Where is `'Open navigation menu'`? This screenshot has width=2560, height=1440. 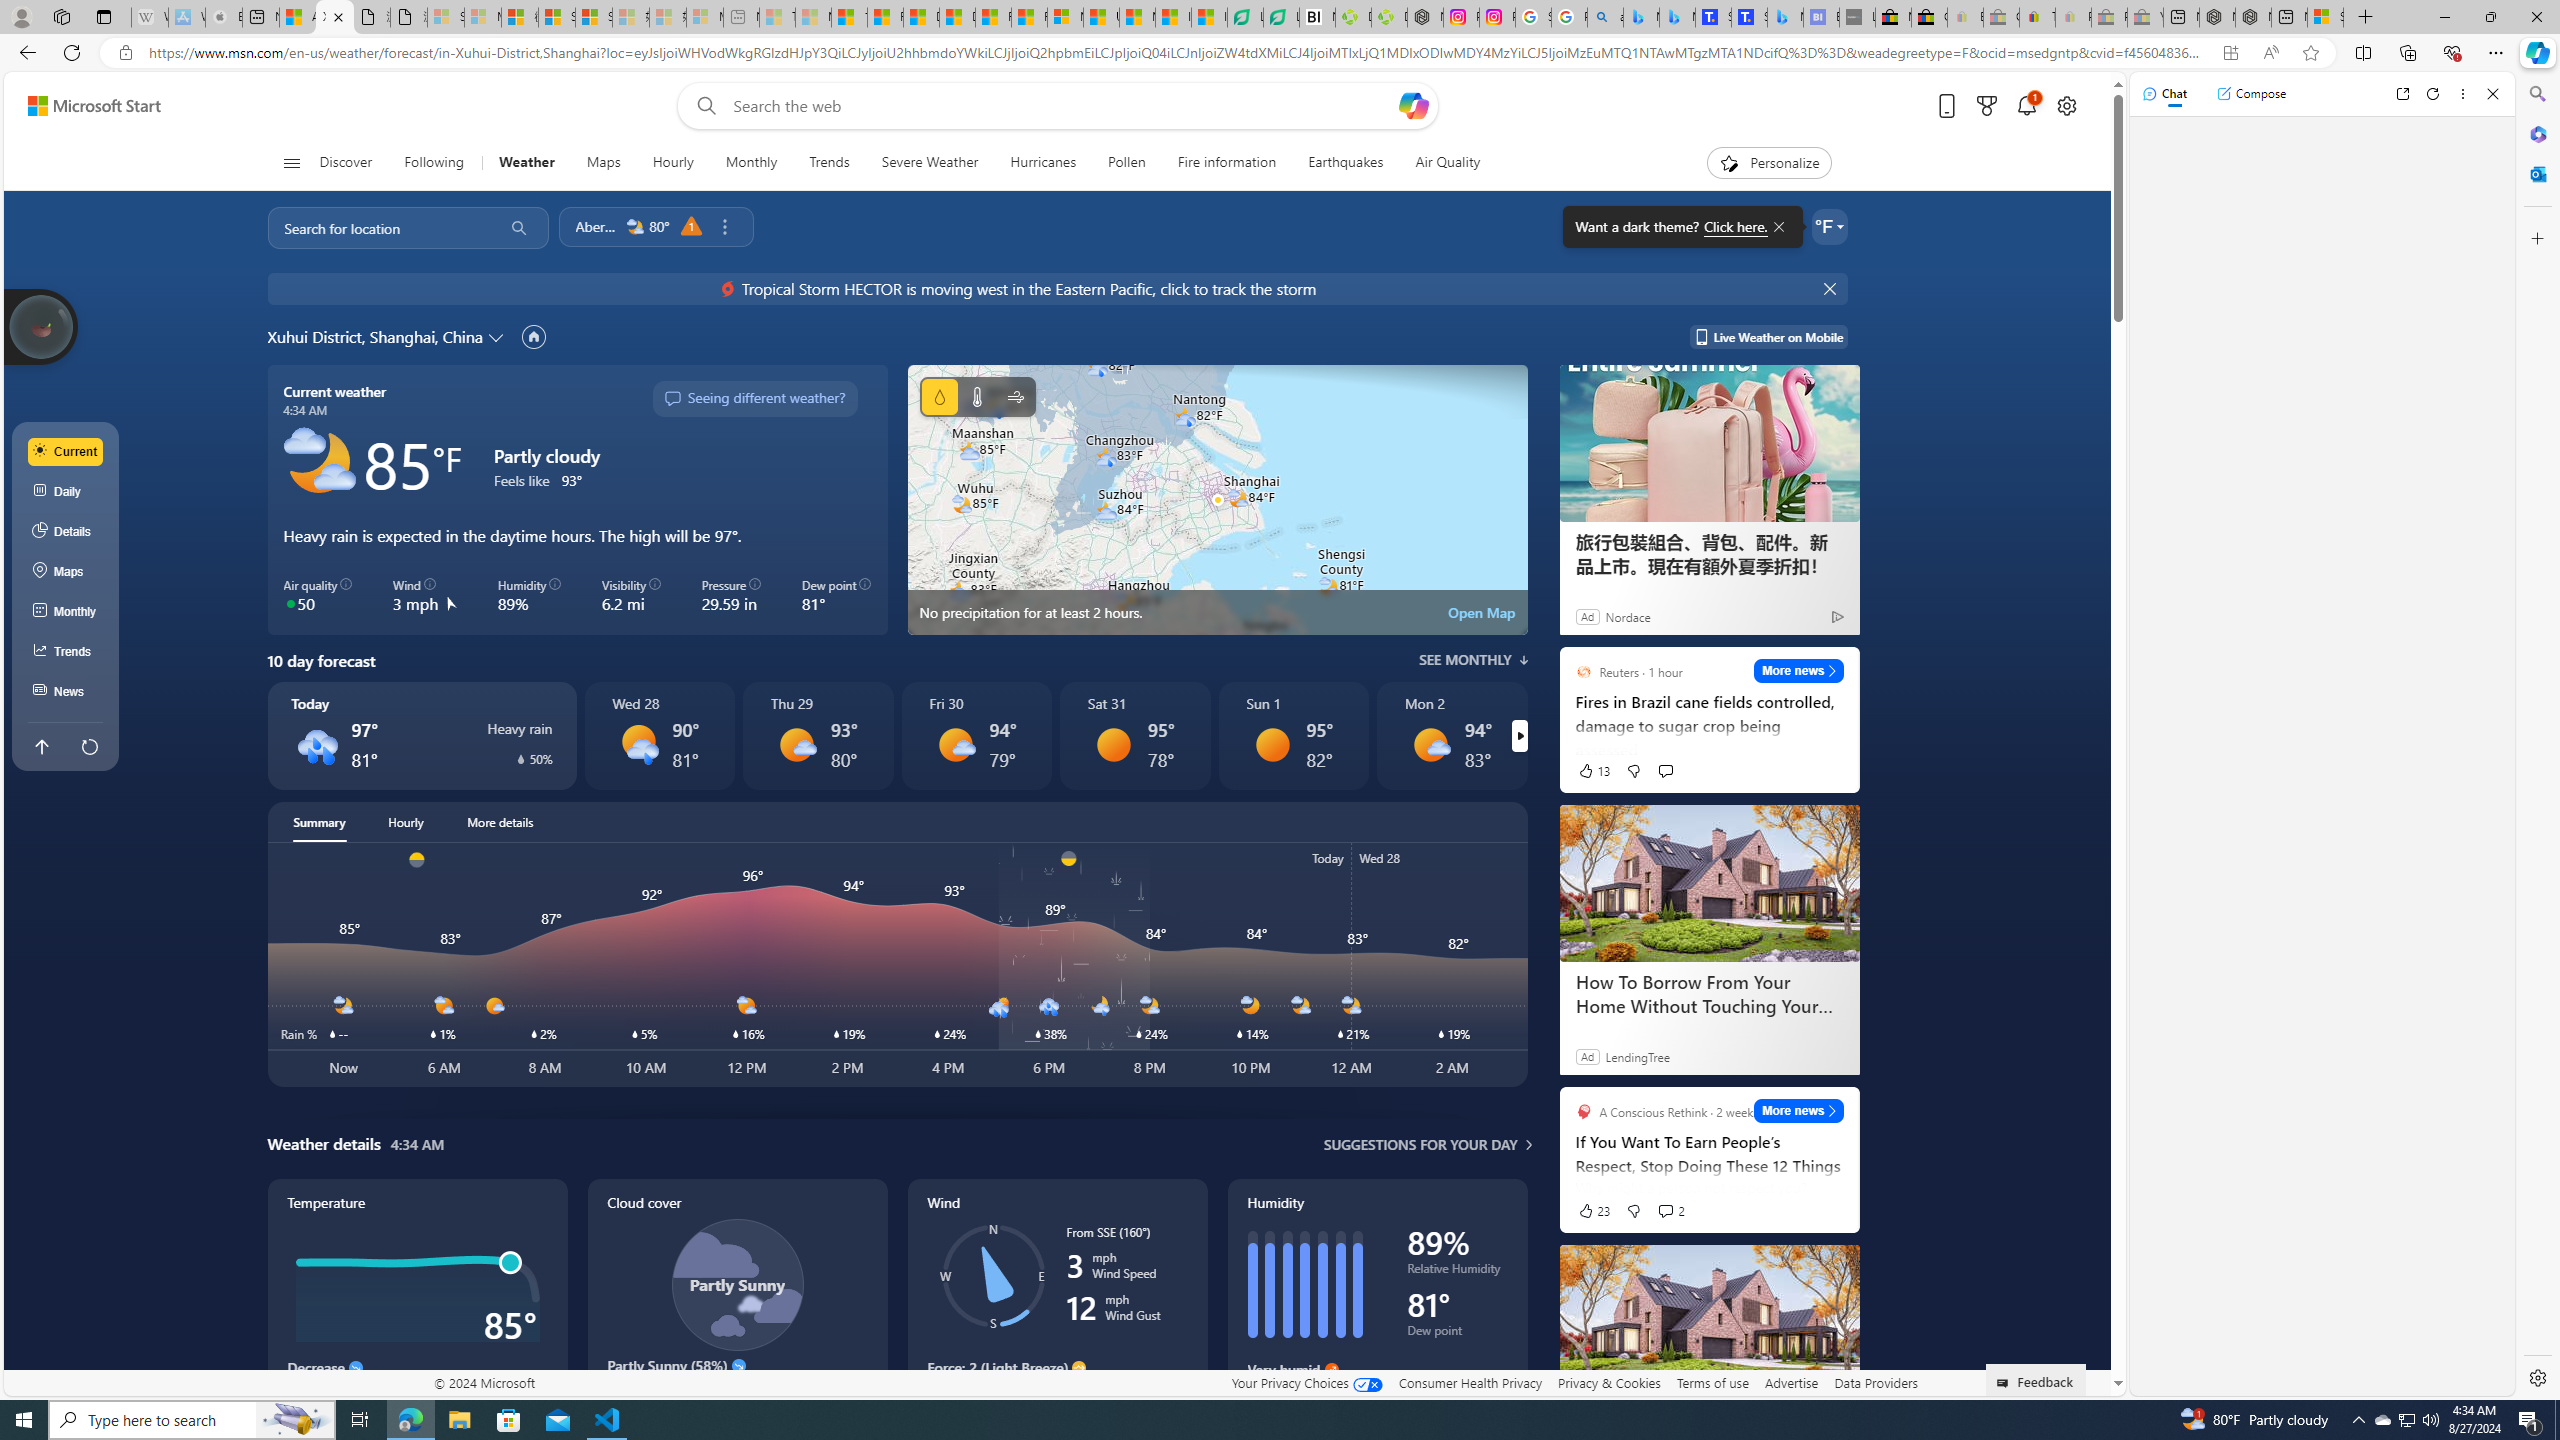
'Open navigation menu' is located at coordinates (289, 161).